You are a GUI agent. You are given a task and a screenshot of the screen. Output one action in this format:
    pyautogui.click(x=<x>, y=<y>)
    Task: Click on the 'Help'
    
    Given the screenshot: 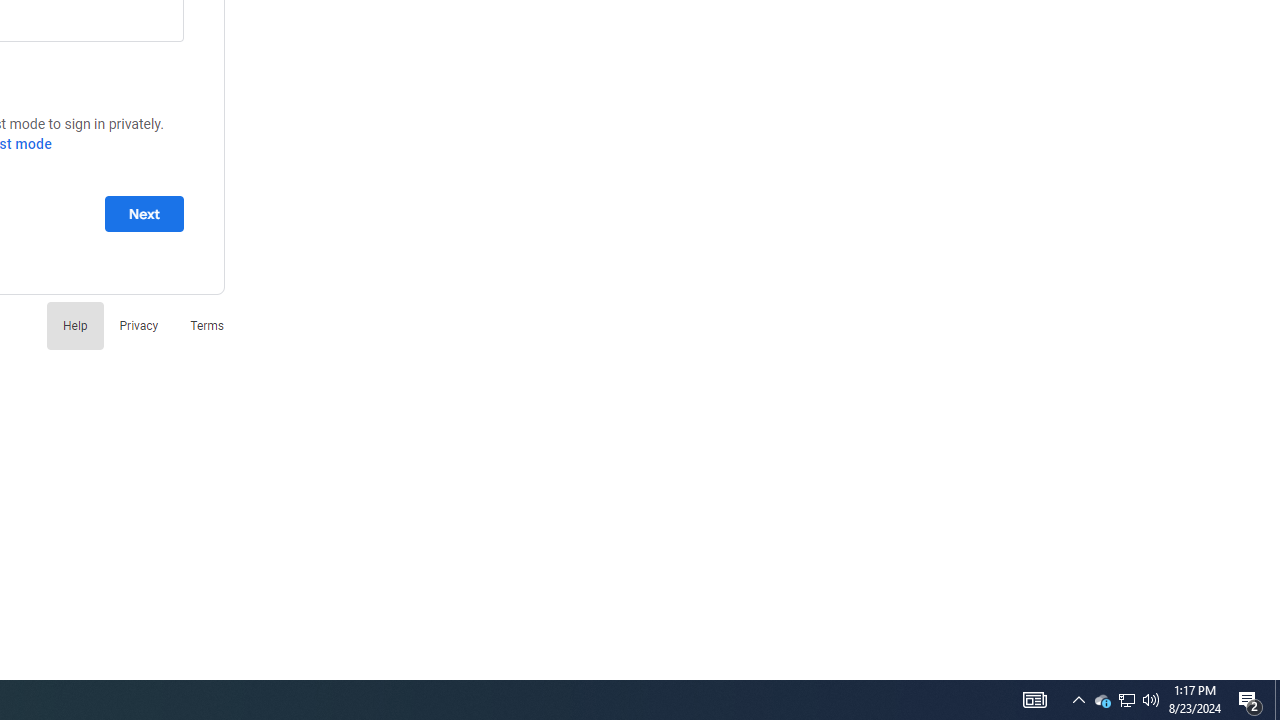 What is the action you would take?
    pyautogui.click(x=74, y=324)
    